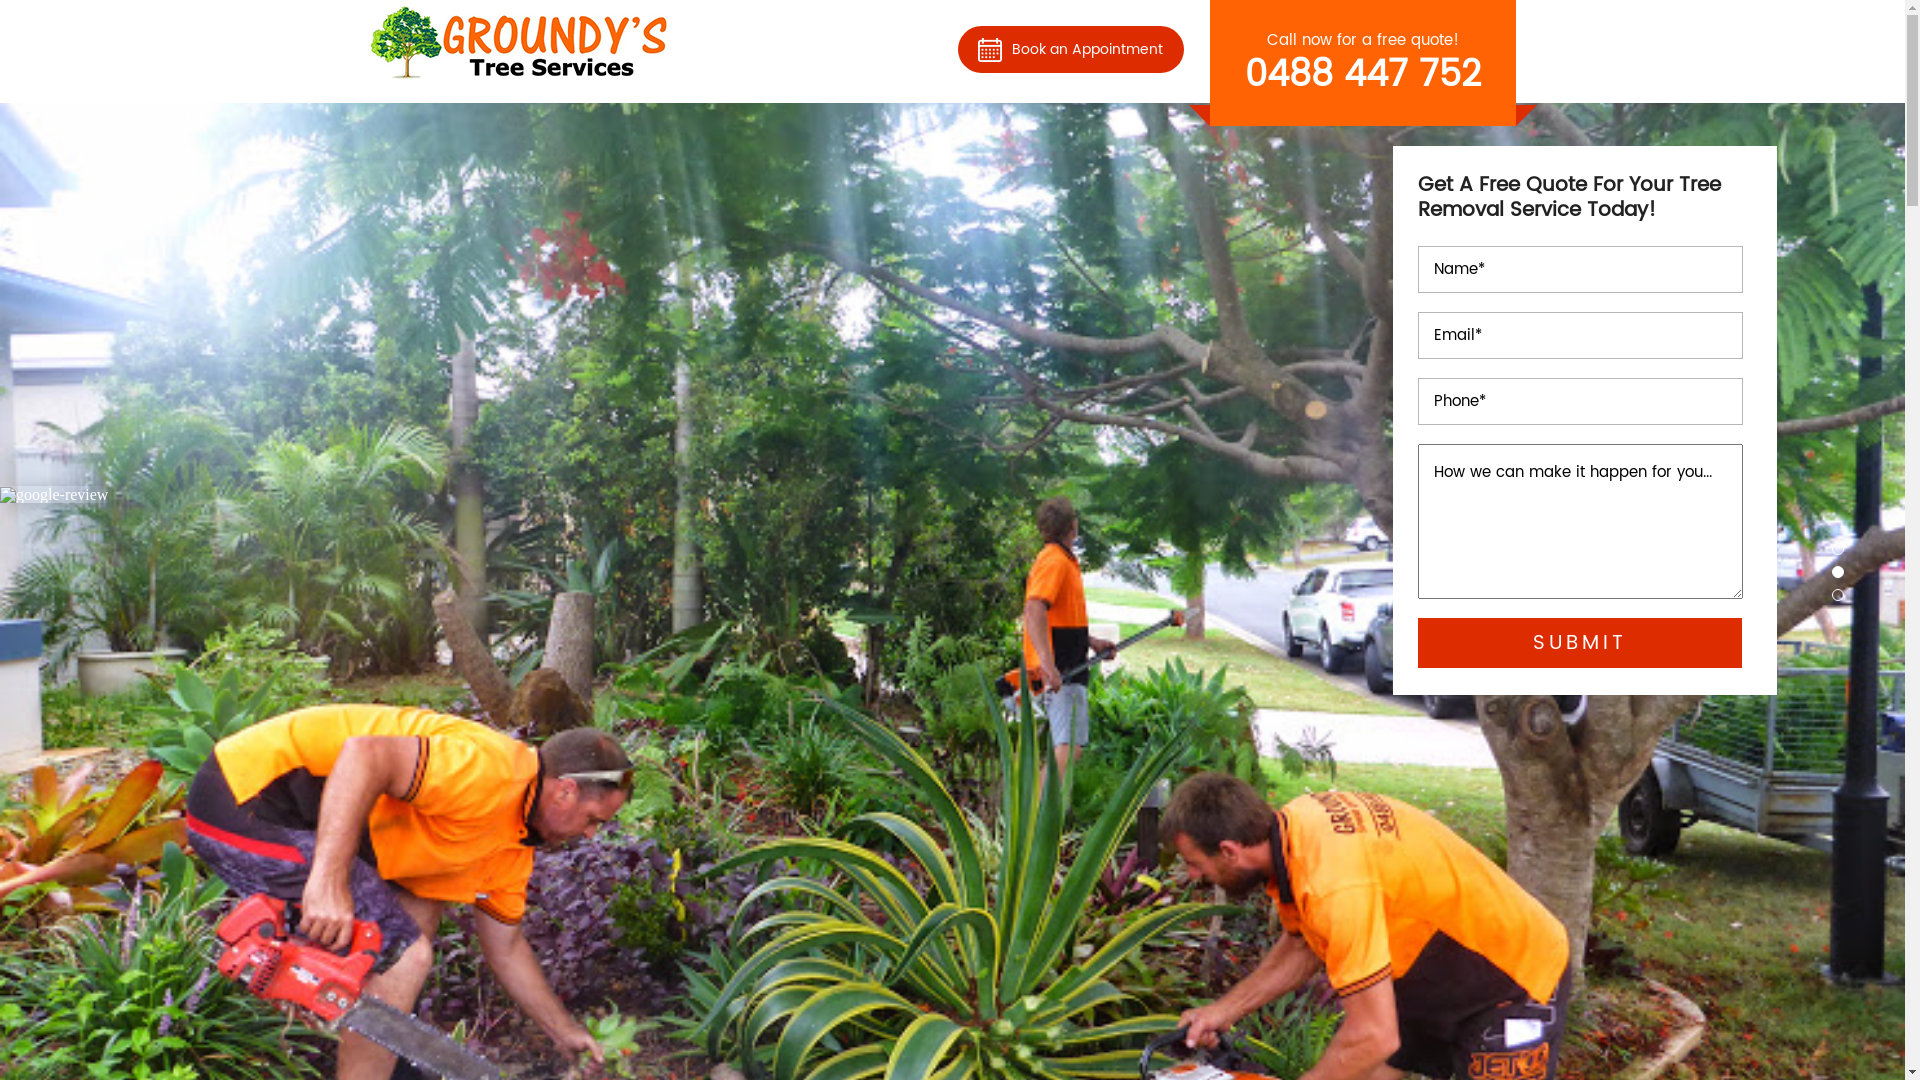  I want to click on 'Book an Appointment', so click(1069, 47).